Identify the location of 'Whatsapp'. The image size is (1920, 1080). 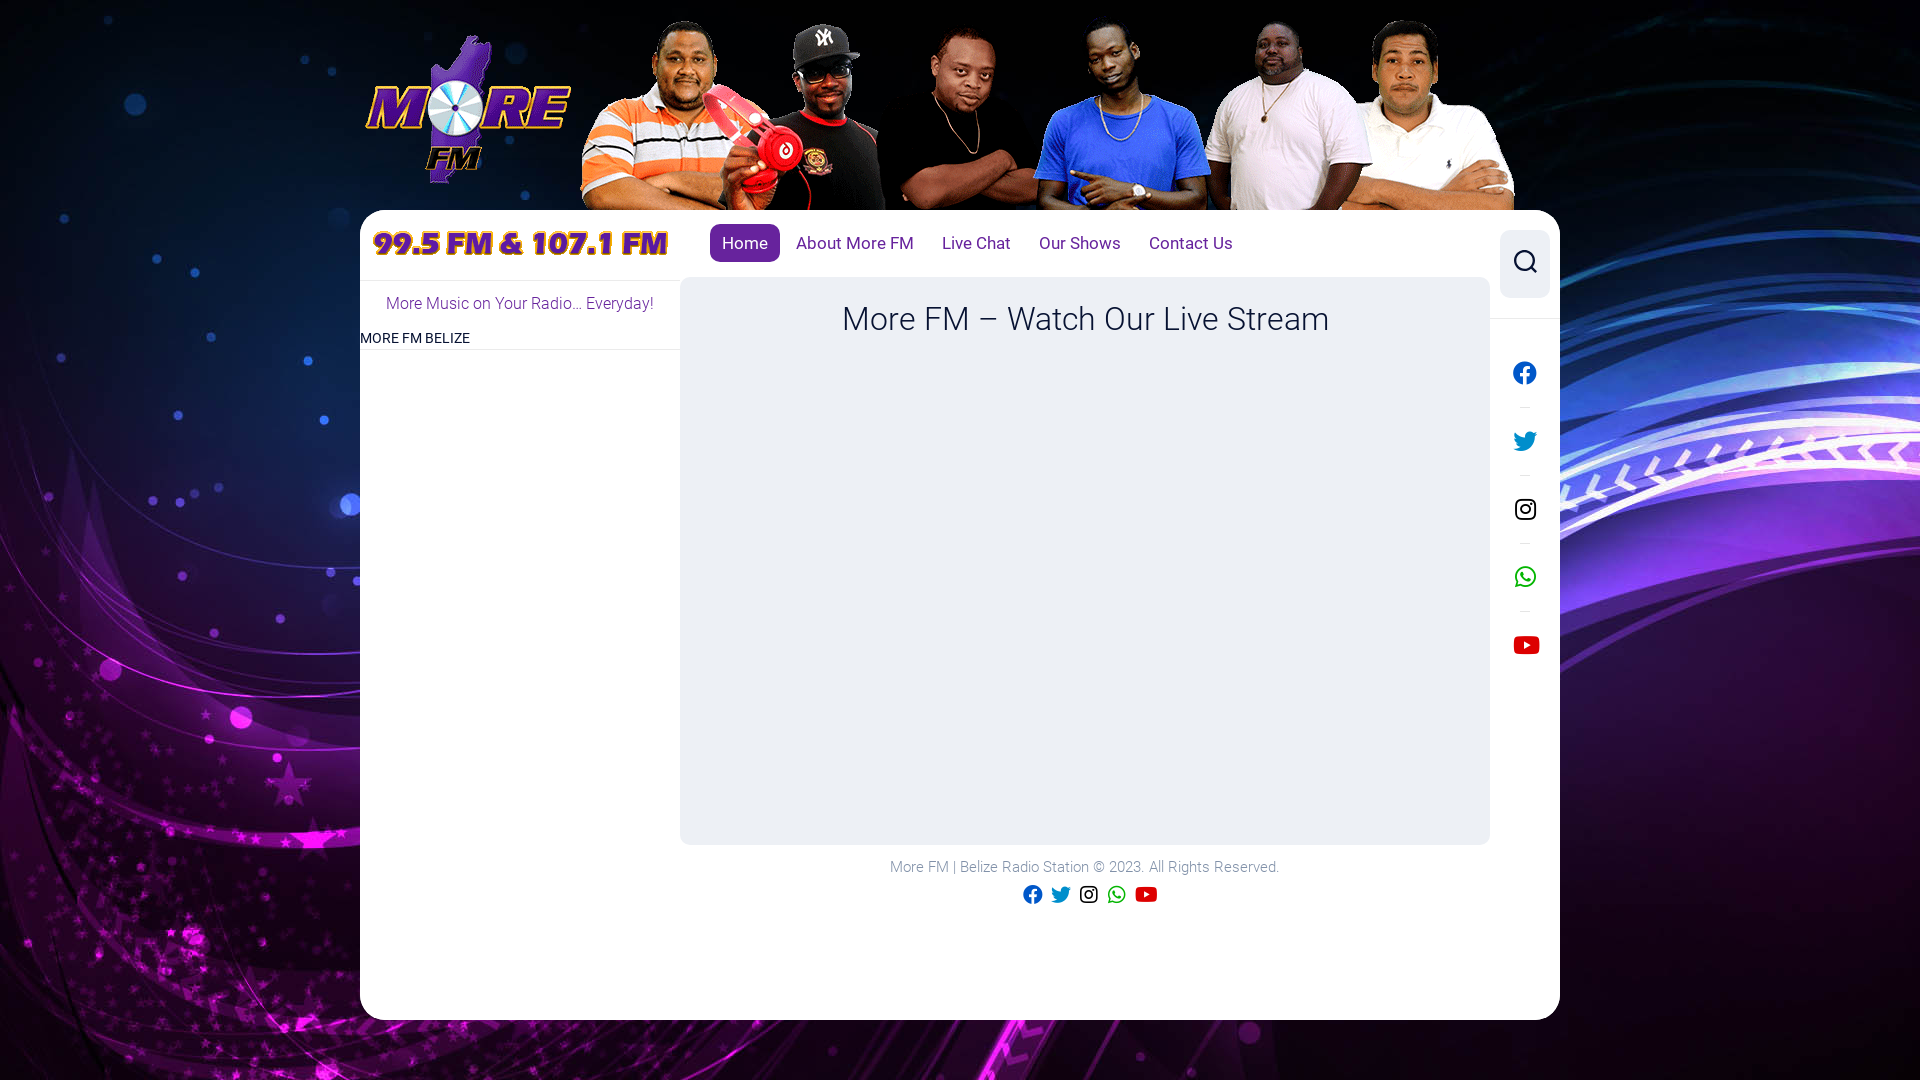
(1116, 893).